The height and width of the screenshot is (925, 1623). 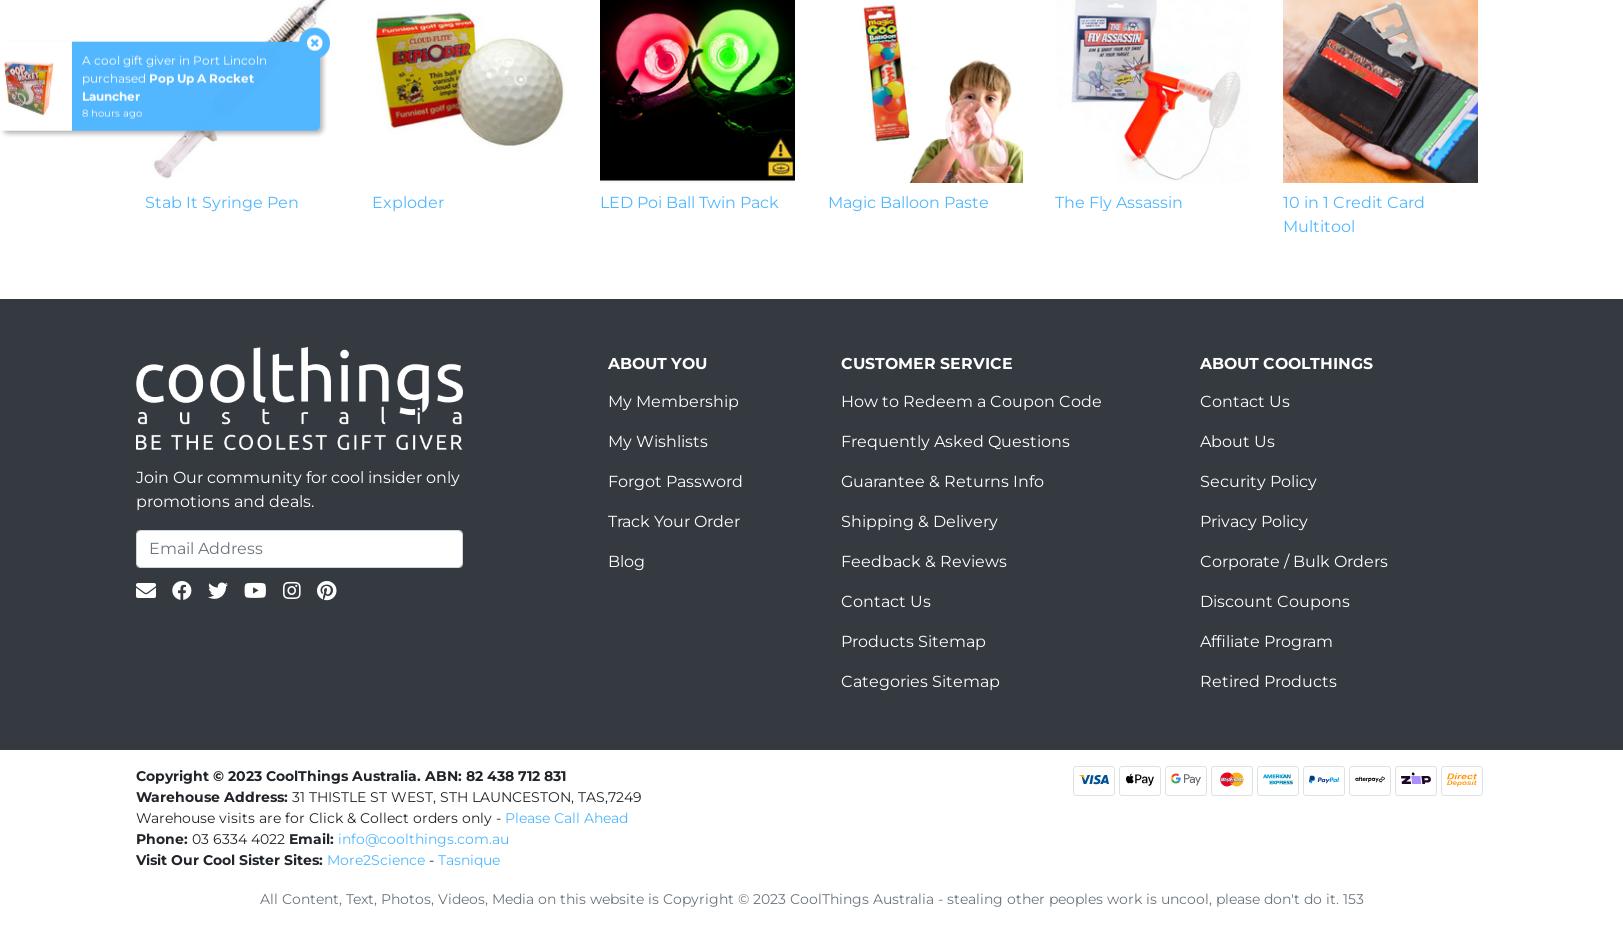 I want to click on 'All Content, Text, Photos, Videos, Media on this website is Copyright © 2023 CoolThings Australia - stealing other peoples work is uncool, please don't do it. 153', so click(x=811, y=899).